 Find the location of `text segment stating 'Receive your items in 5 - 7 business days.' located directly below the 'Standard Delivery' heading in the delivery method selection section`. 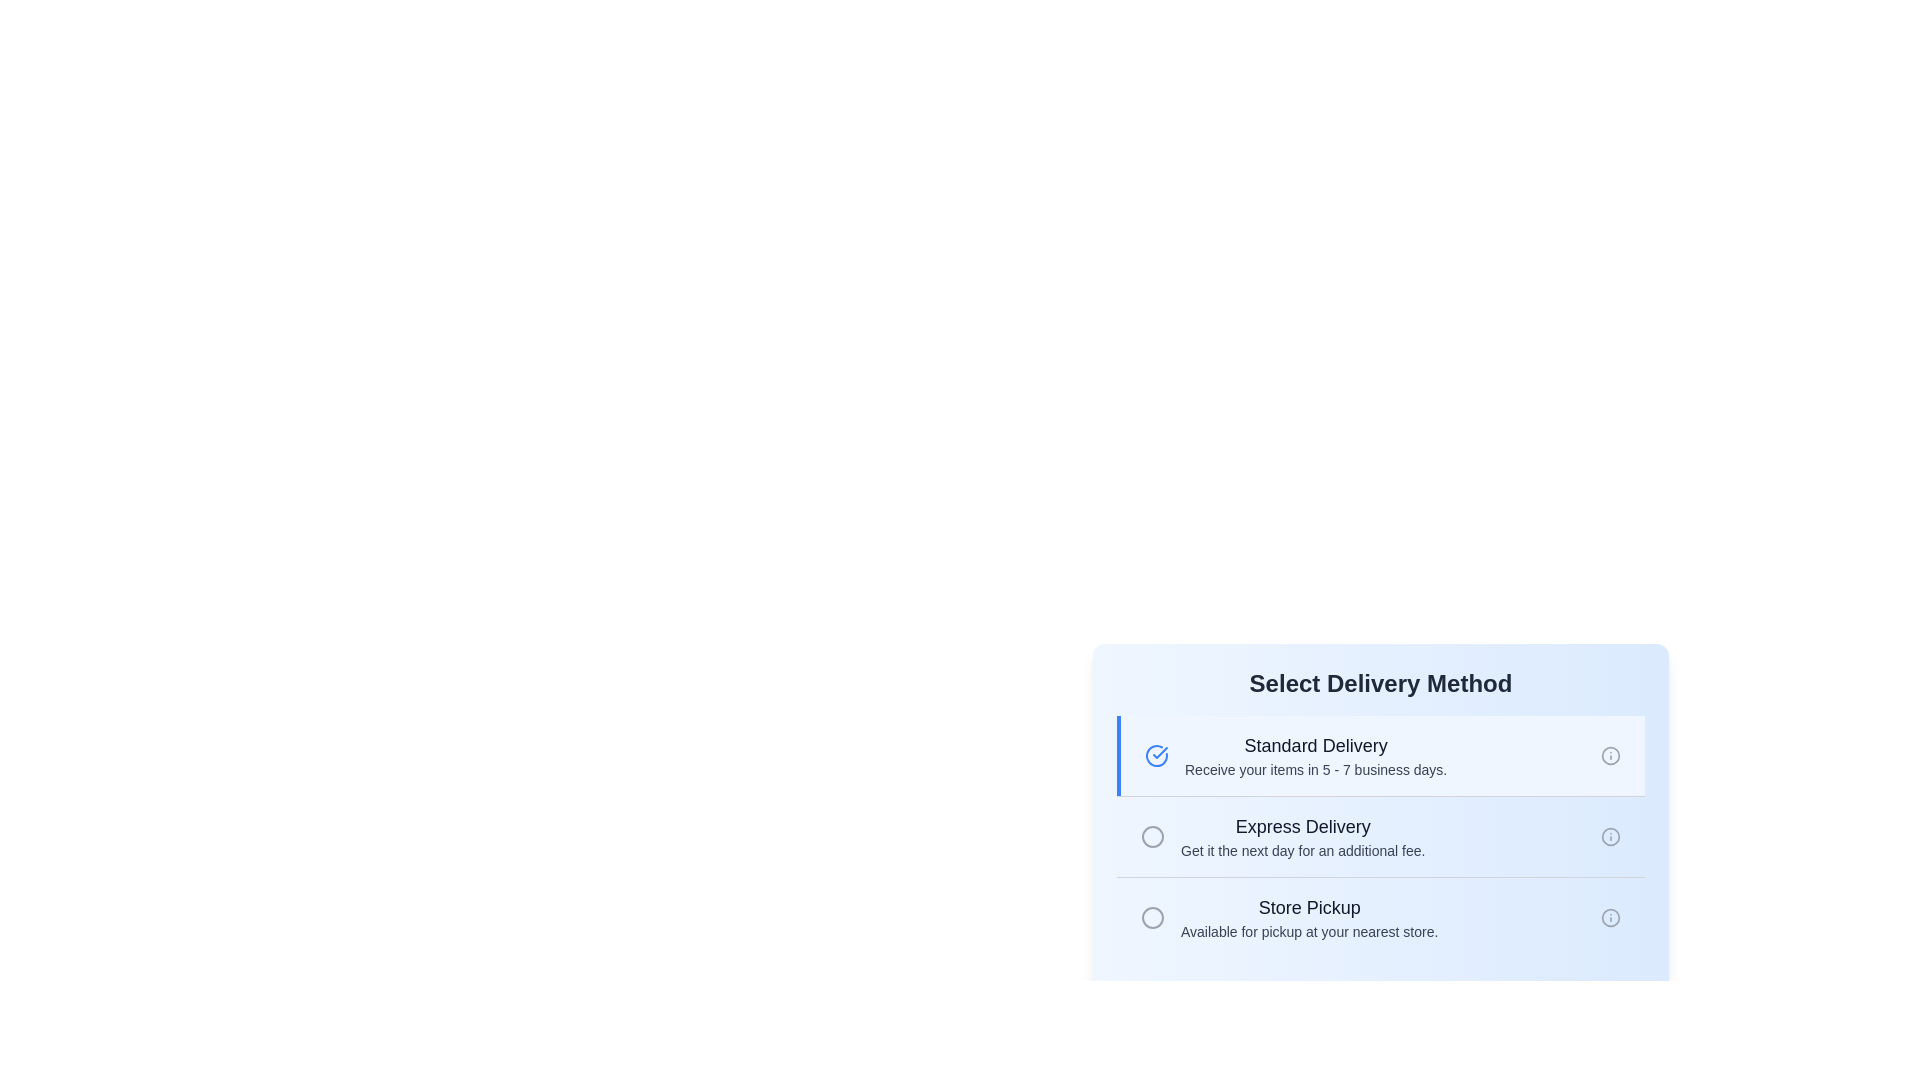

text segment stating 'Receive your items in 5 - 7 business days.' located directly below the 'Standard Delivery' heading in the delivery method selection section is located at coordinates (1316, 769).